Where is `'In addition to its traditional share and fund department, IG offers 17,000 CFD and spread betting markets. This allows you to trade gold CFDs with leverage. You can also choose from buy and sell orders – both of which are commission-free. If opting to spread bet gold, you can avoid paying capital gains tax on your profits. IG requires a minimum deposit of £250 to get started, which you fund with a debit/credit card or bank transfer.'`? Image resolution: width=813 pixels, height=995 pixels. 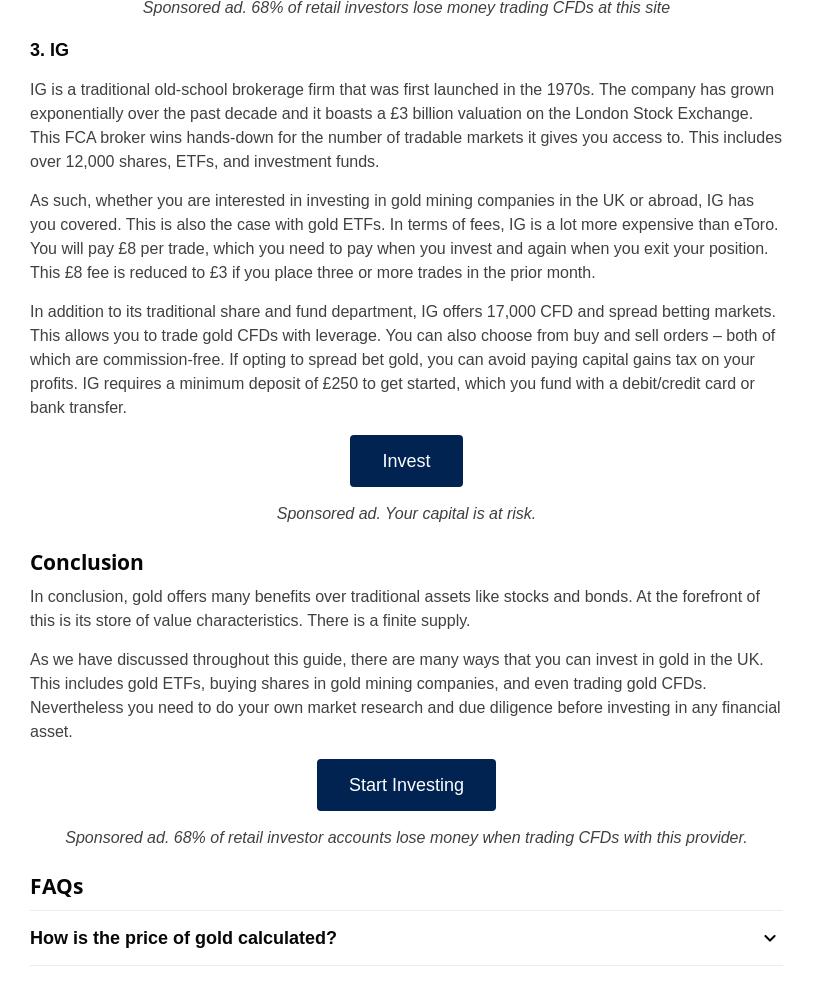 'In addition to its traditional share and fund department, IG offers 17,000 CFD and spread betting markets. This allows you to trade gold CFDs with leverage. You can also choose from buy and sell orders – both of which are commission-free. If opting to spread bet gold, you can avoid paying capital gains tax on your profits. IG requires a minimum deposit of £250 to get started, which you fund with a debit/credit card or bank transfer.' is located at coordinates (401, 357).